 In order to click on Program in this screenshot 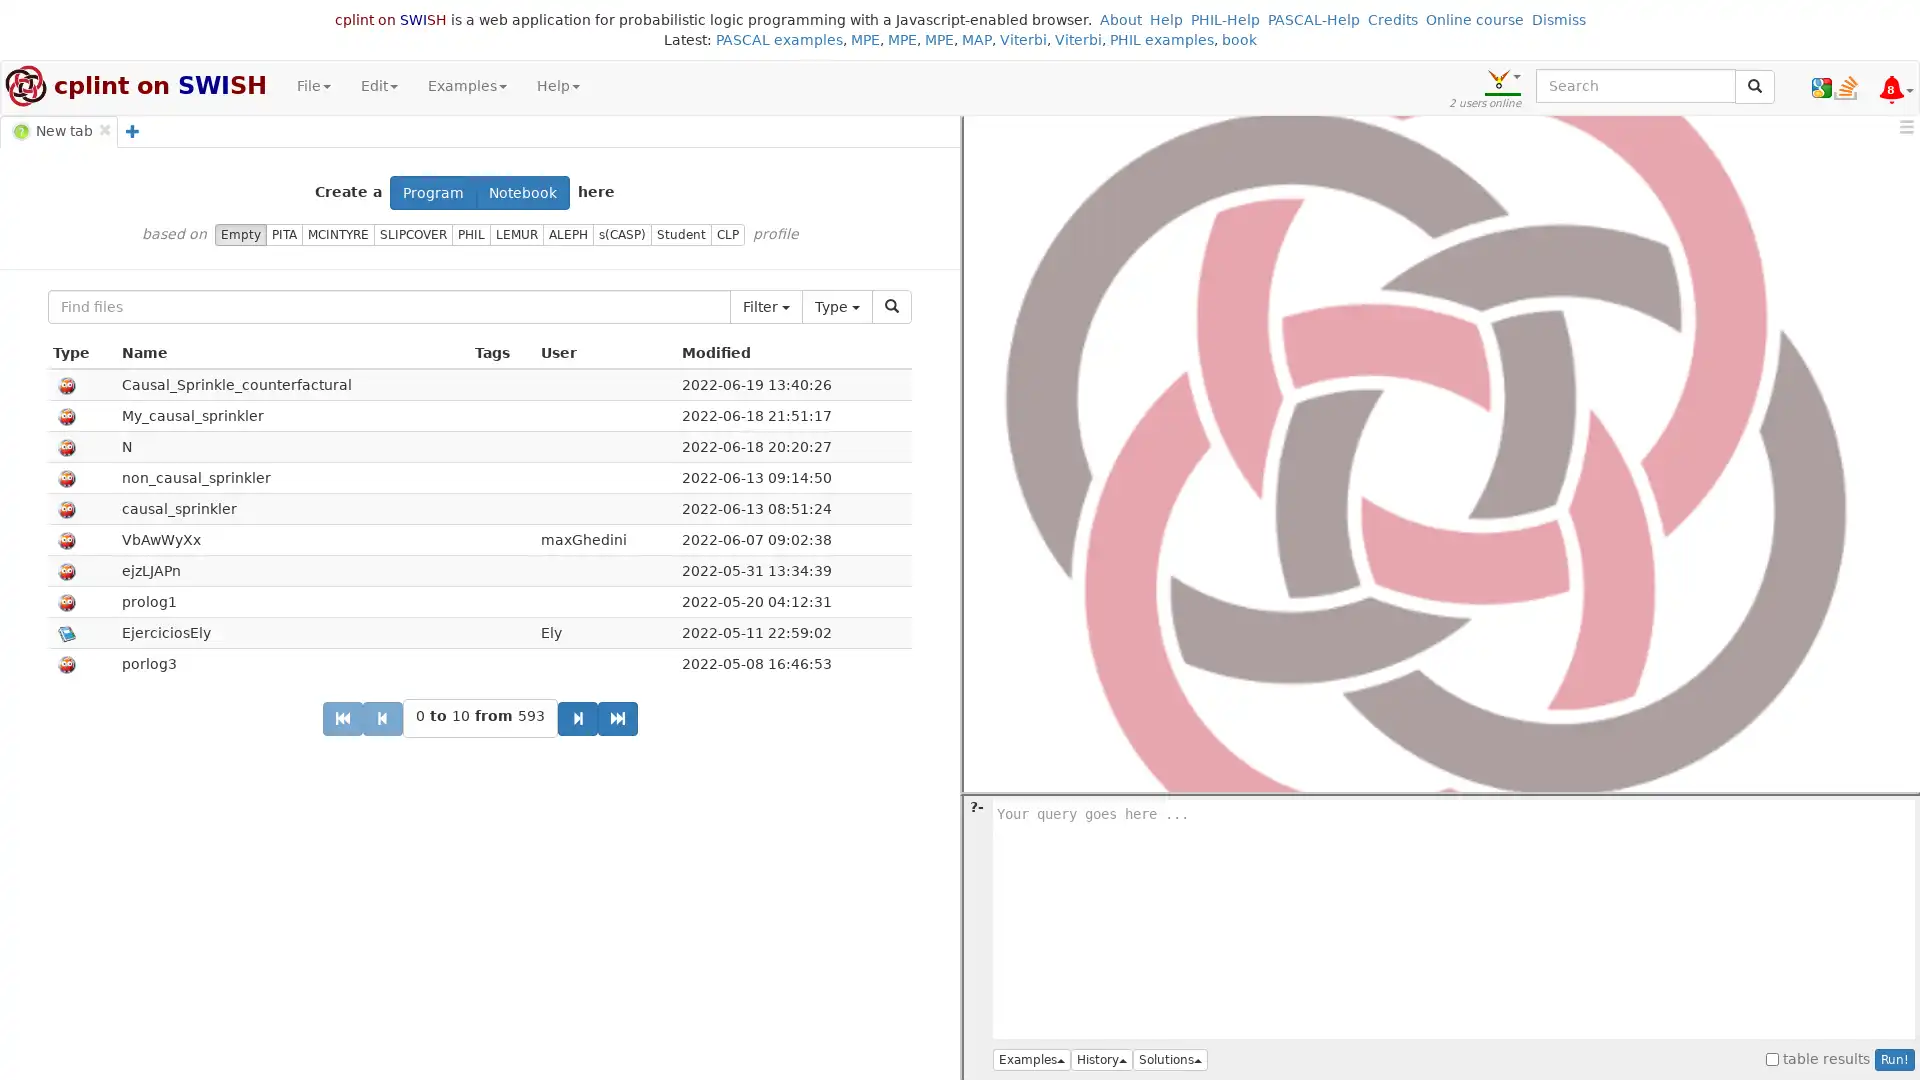, I will do `click(432, 192)`.